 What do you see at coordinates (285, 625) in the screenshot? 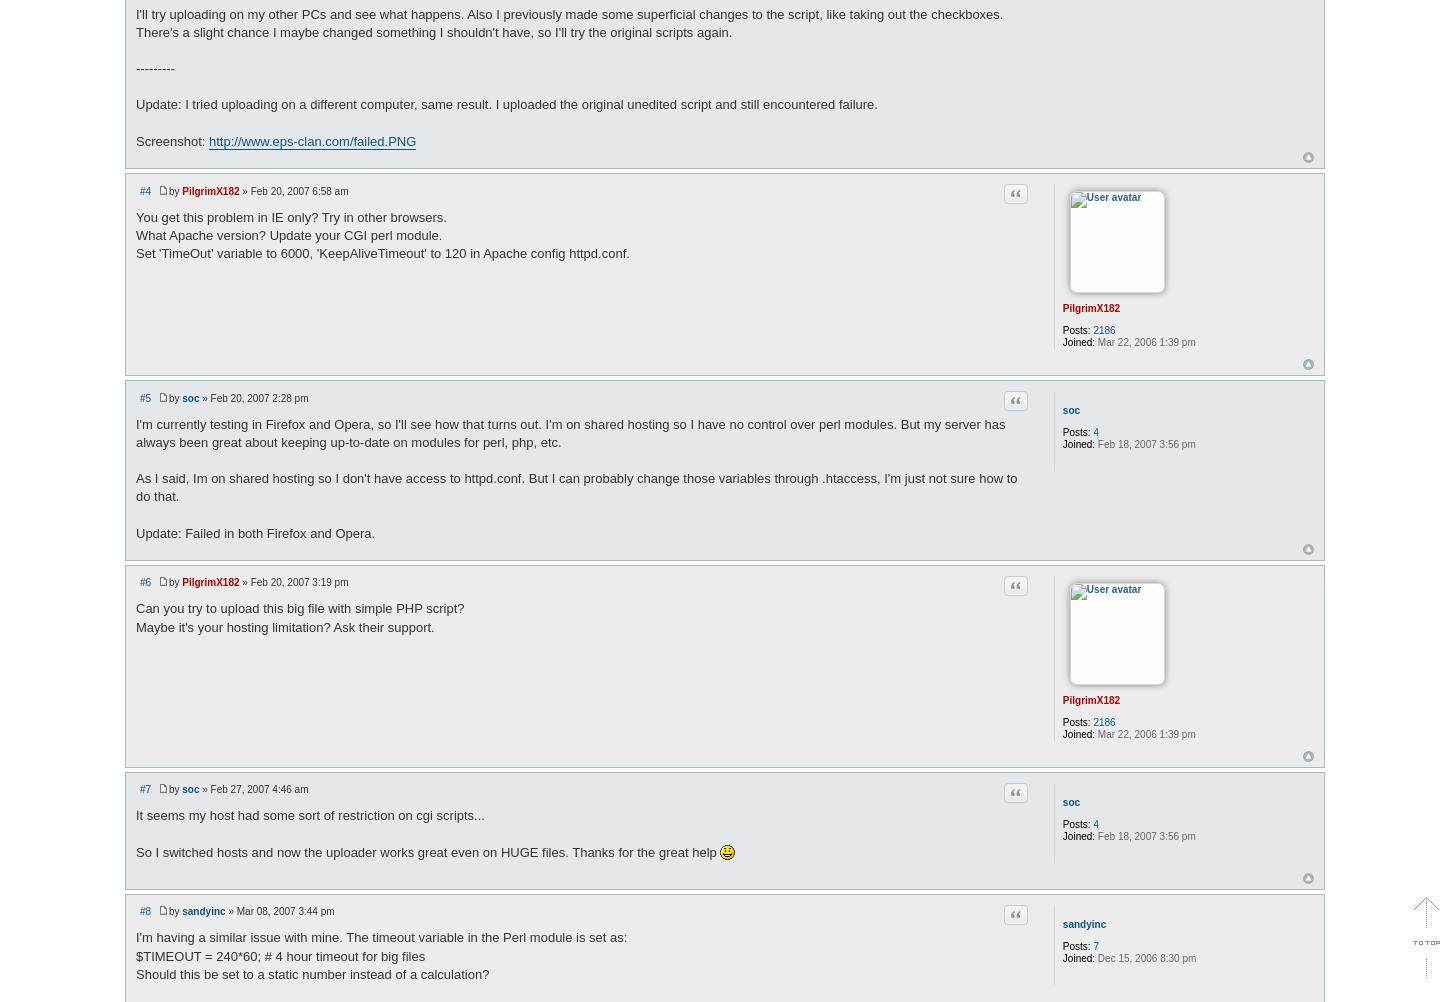
I see `'Maybe it's your hosting limitation? Ask their support.'` at bounding box center [285, 625].